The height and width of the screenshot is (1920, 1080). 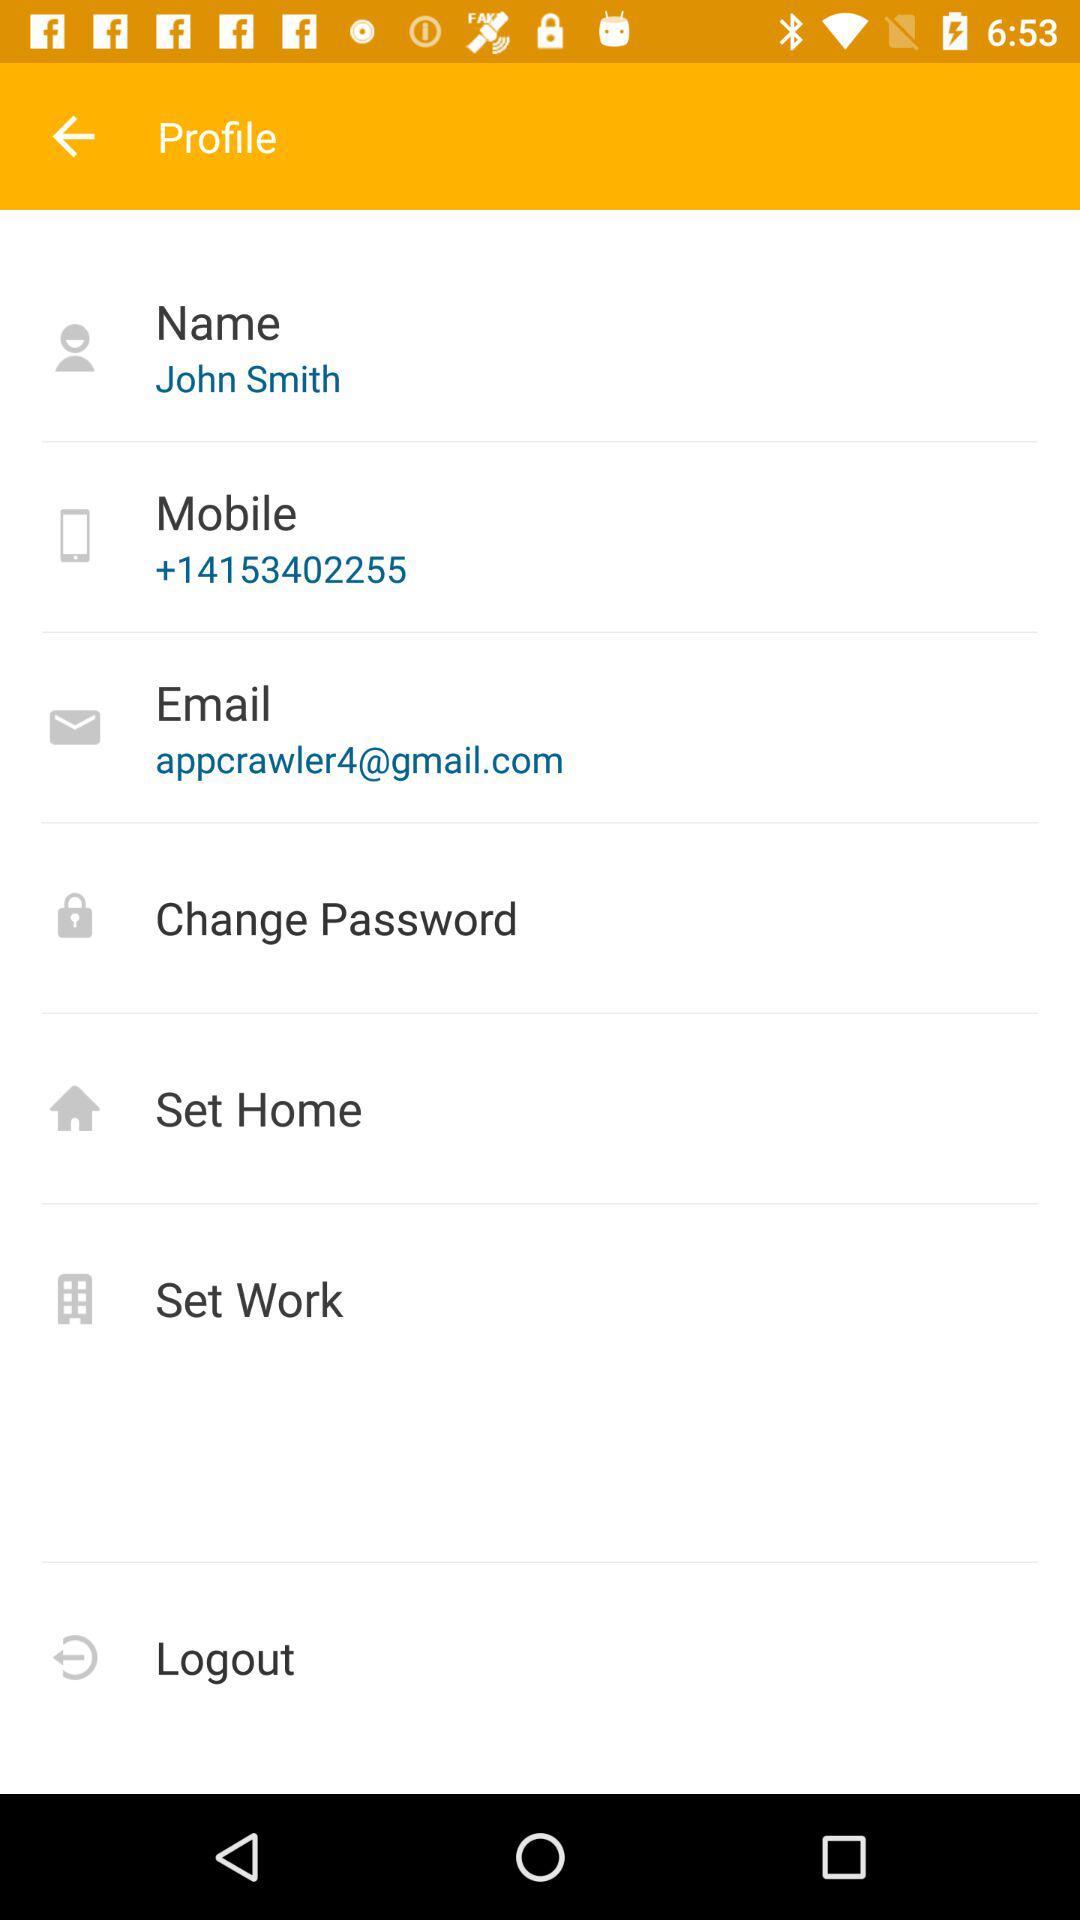 I want to click on the item next to the profile app, so click(x=72, y=135).